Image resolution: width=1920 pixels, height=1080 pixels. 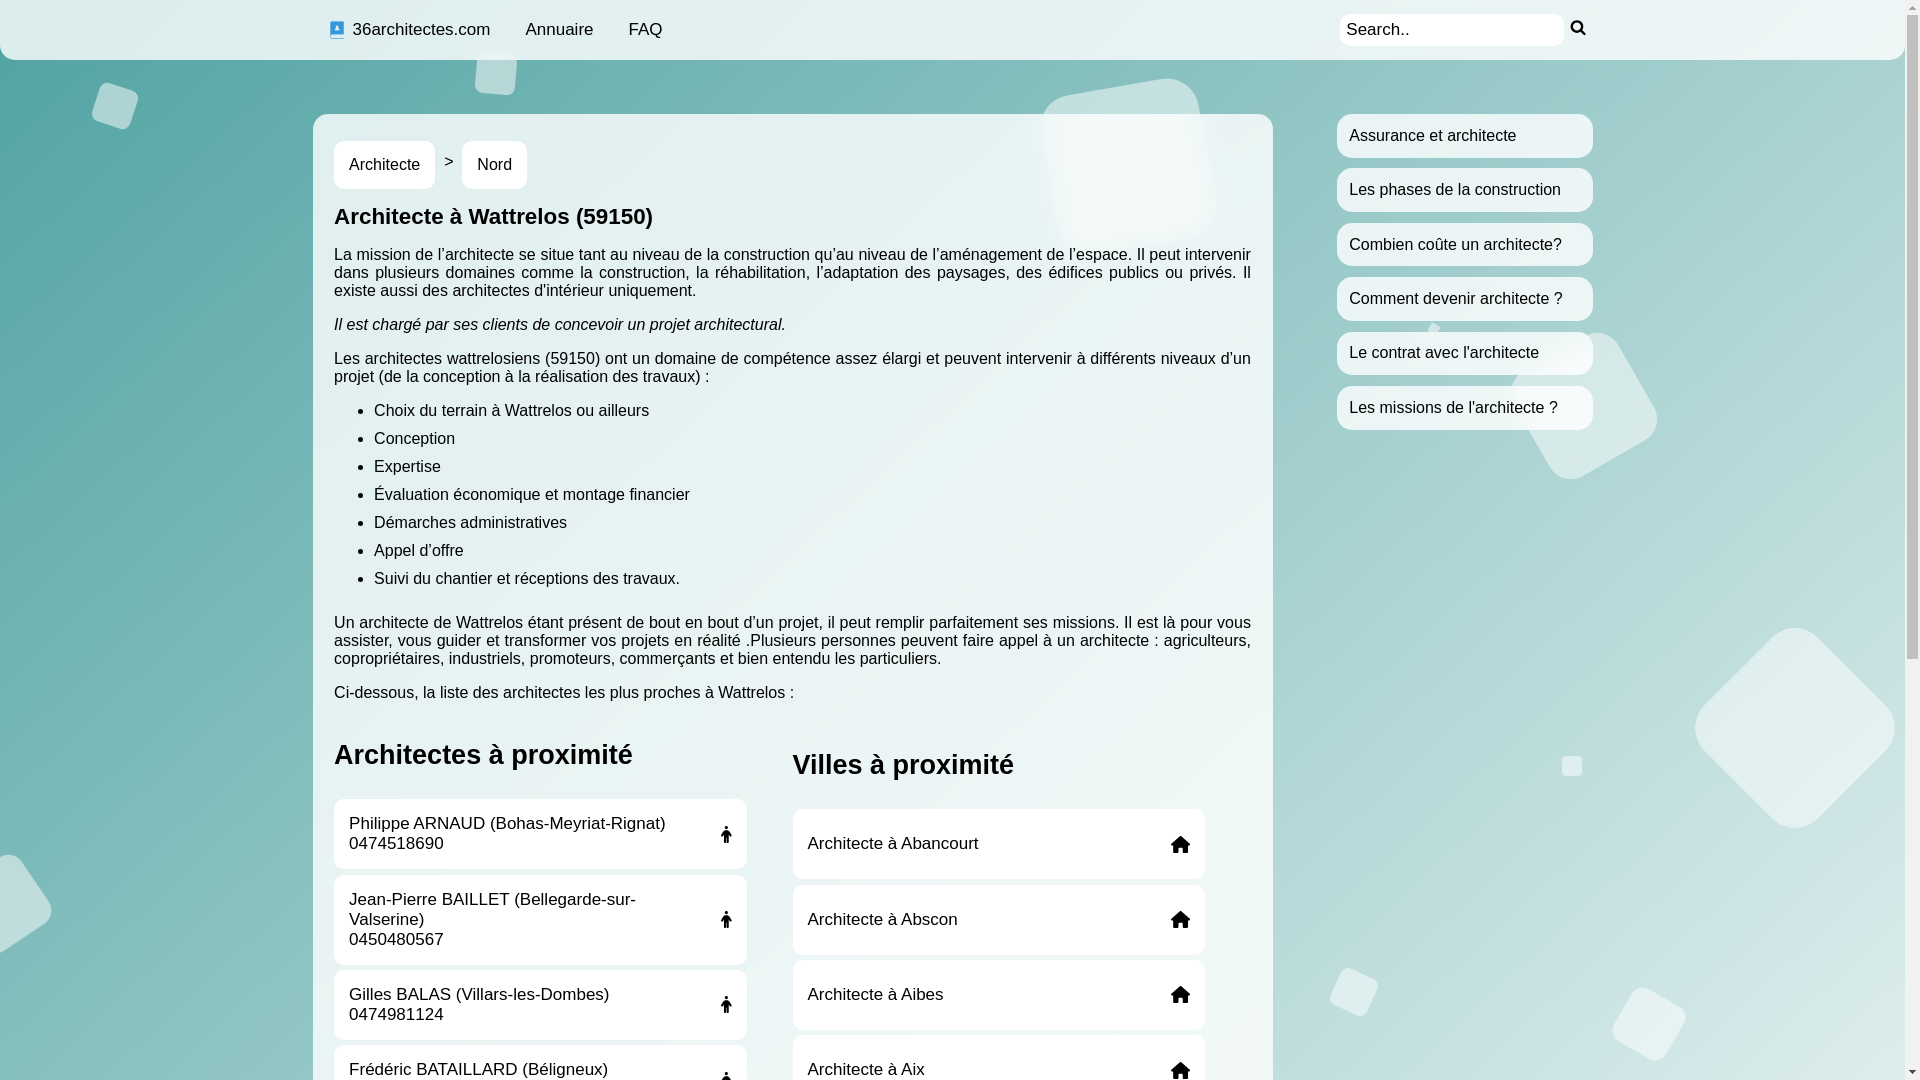 I want to click on 'Annuaire', so click(x=558, y=30).